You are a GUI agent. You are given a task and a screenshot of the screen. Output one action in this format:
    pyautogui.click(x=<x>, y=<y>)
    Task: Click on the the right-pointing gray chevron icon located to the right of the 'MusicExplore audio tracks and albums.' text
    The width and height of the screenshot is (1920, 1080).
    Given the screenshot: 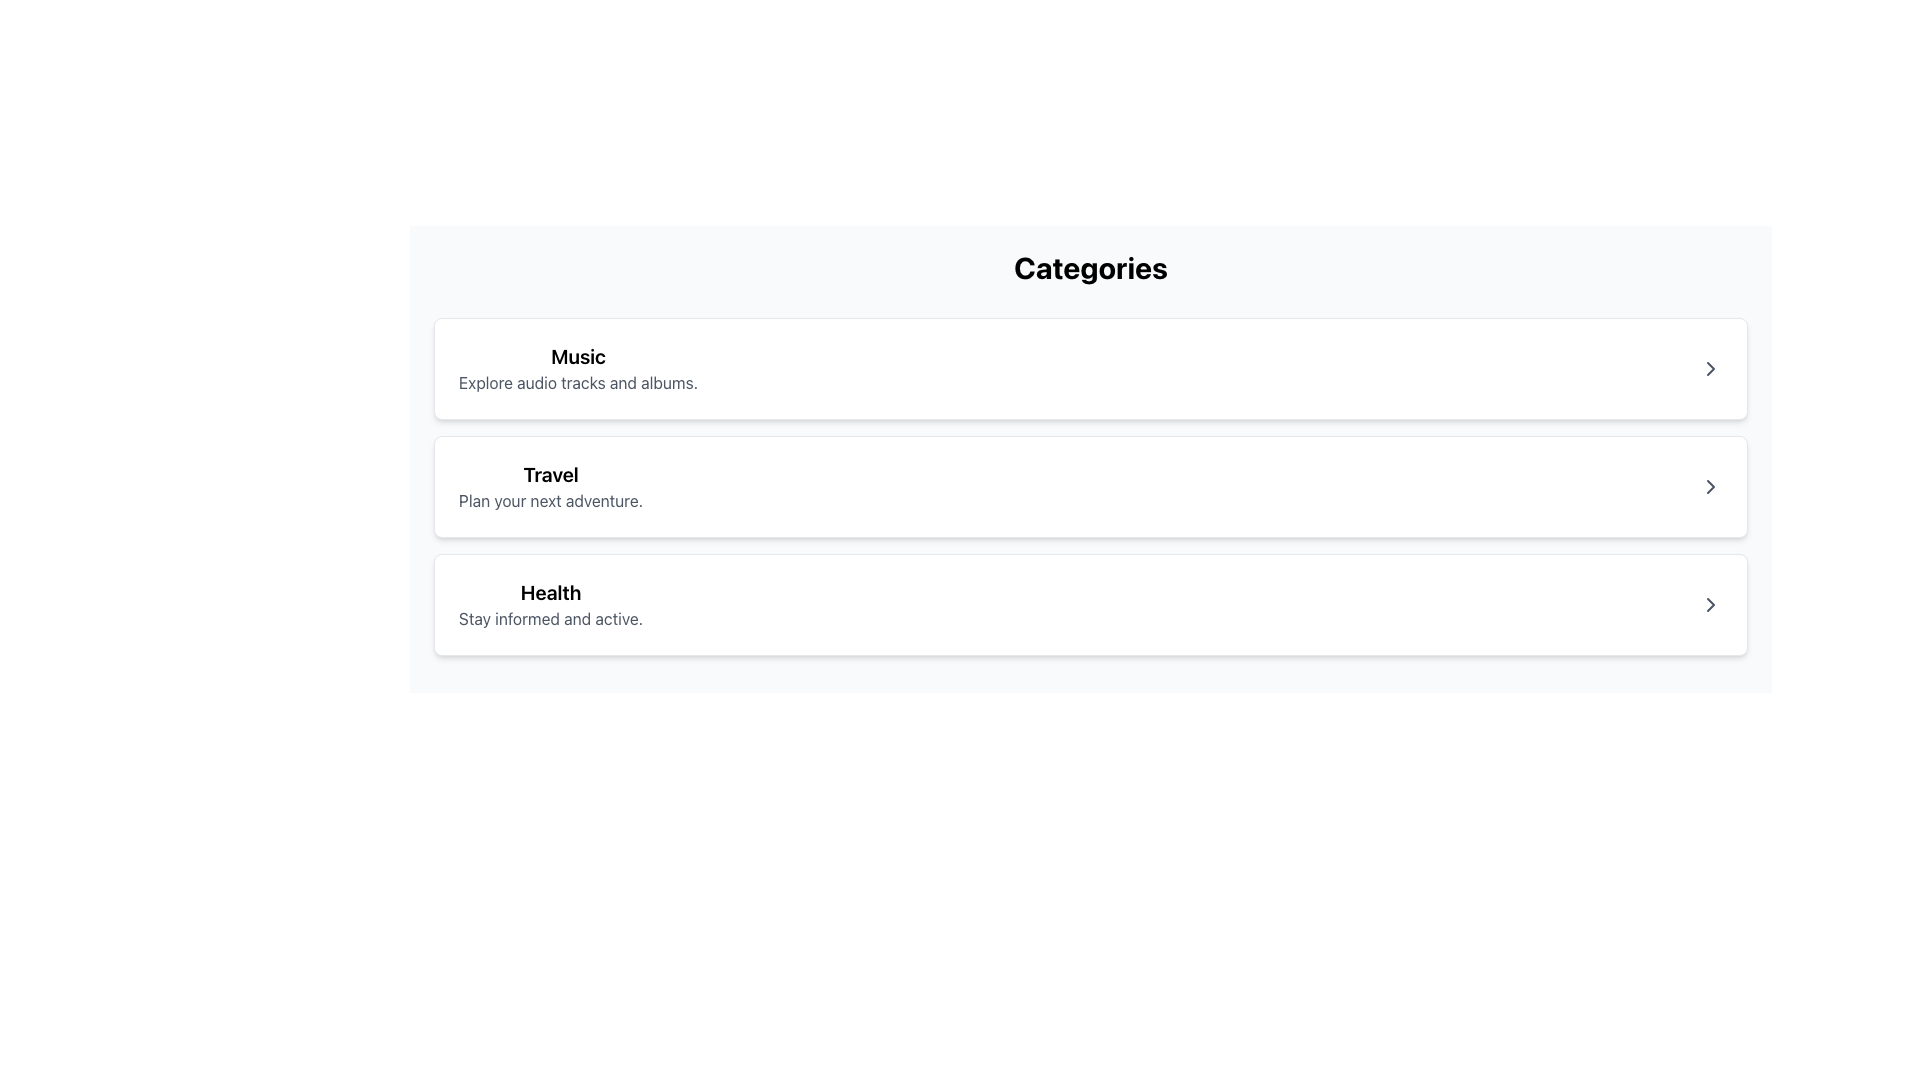 What is the action you would take?
    pyautogui.click(x=1709, y=369)
    